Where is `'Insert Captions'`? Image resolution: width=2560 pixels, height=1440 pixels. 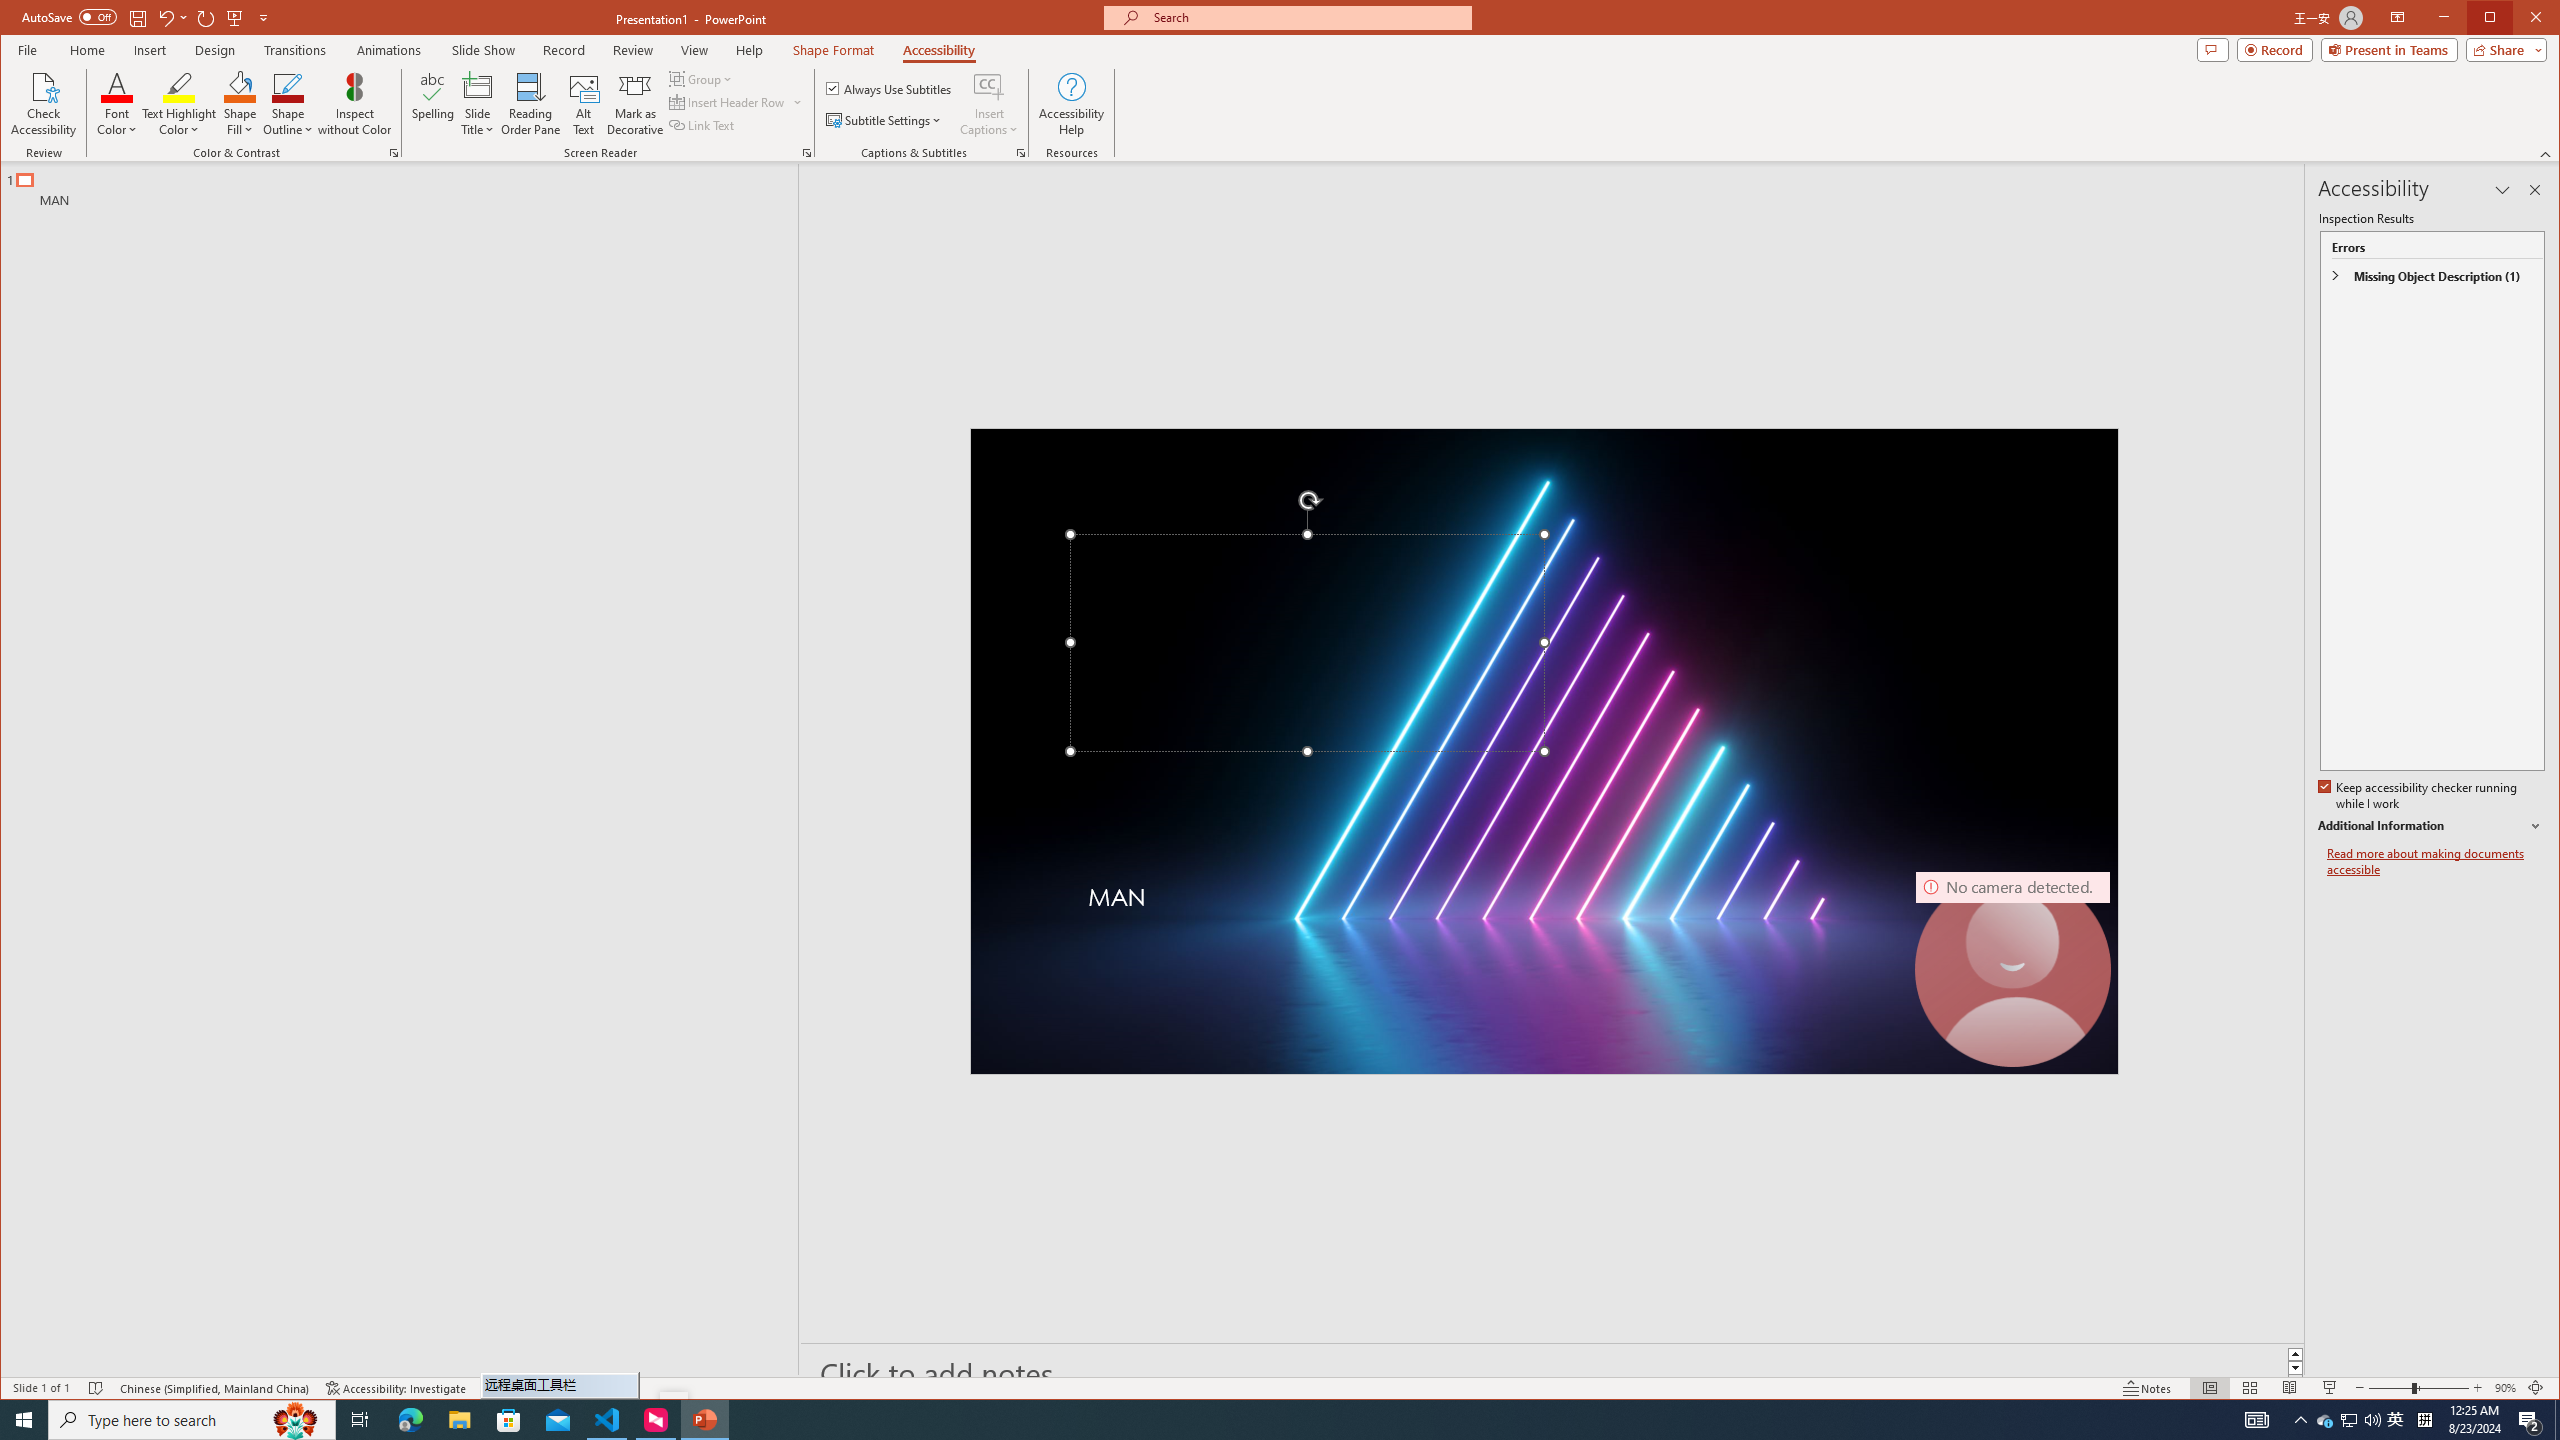
'Insert Captions' is located at coordinates (988, 103).